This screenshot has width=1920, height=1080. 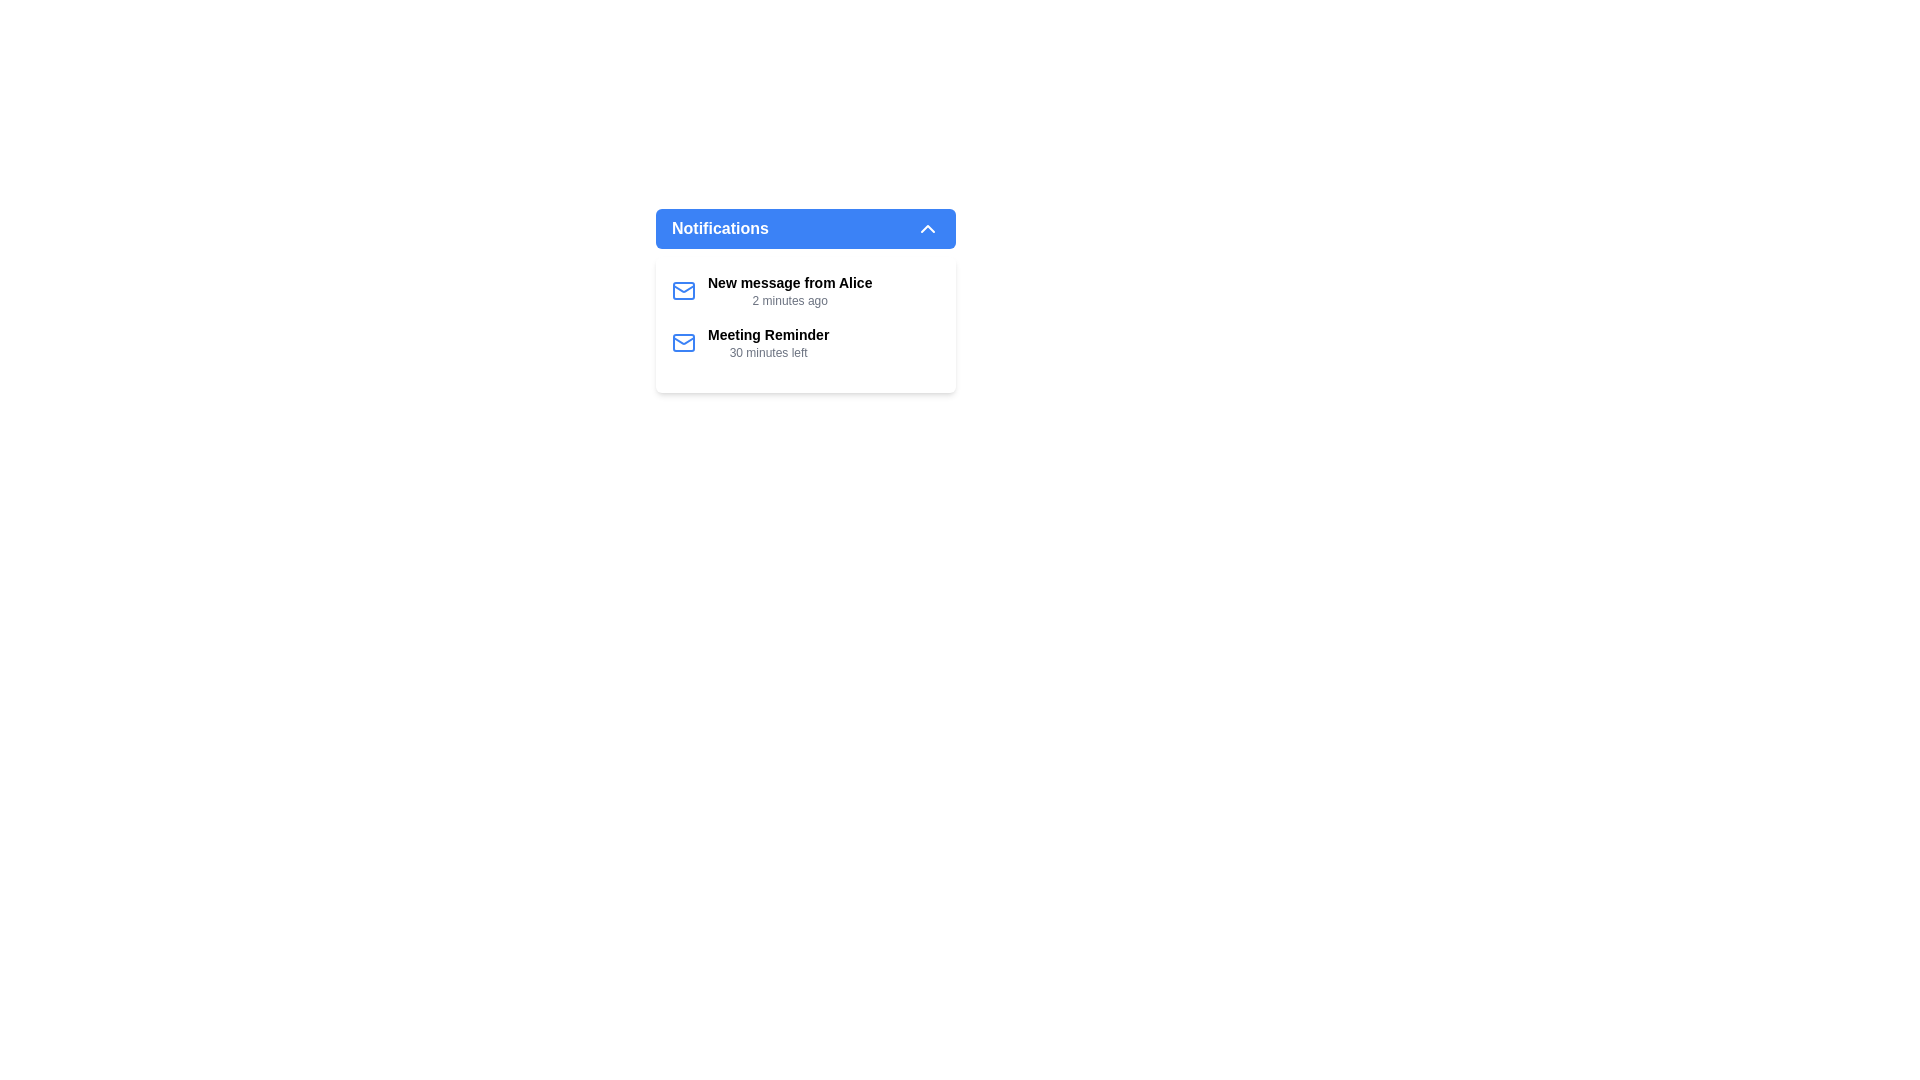 I want to click on the second notification entry titled 'Meeting Reminder', which features a bolded title and a smaller gray subtext indicating '30 minutes left', so click(x=767, y=342).